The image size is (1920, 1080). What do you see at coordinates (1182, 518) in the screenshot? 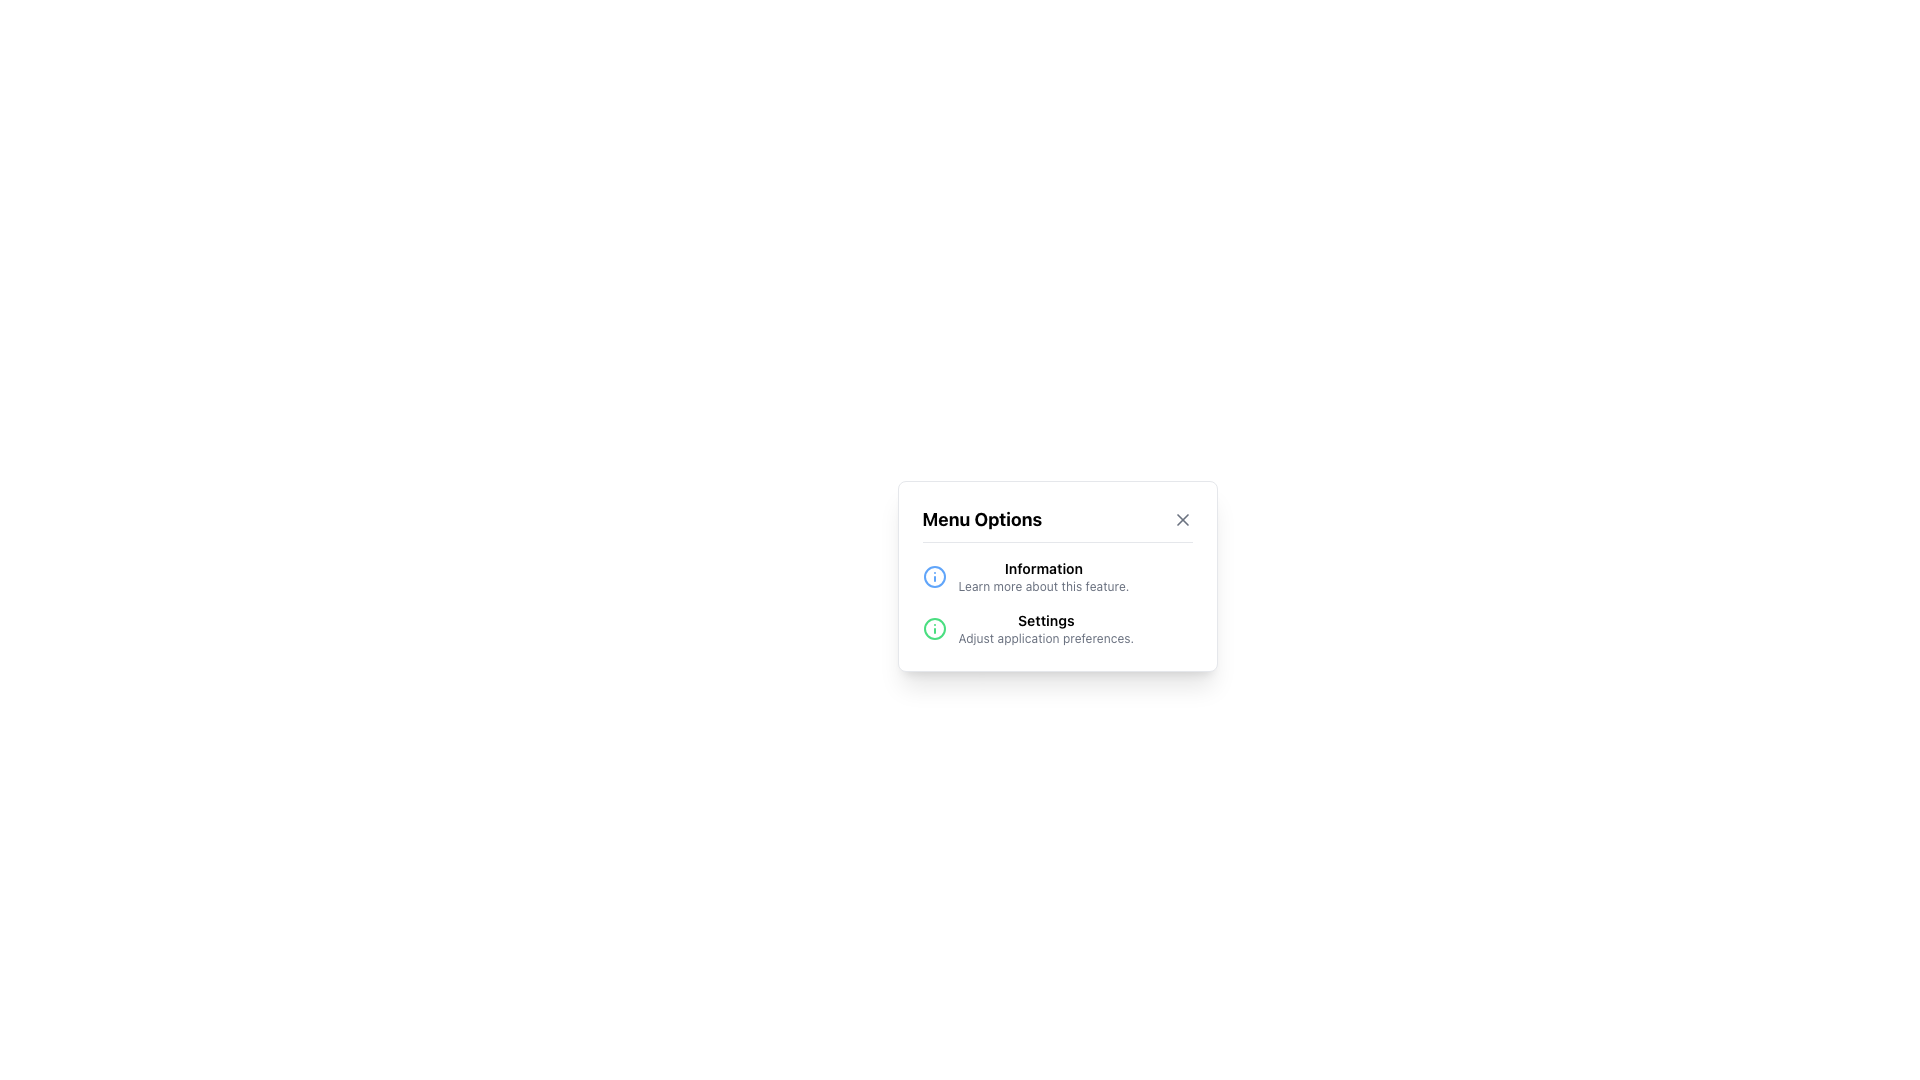
I see `the 'X' close button in the header of the 'Menu Options' modal to change its color to red` at bounding box center [1182, 518].